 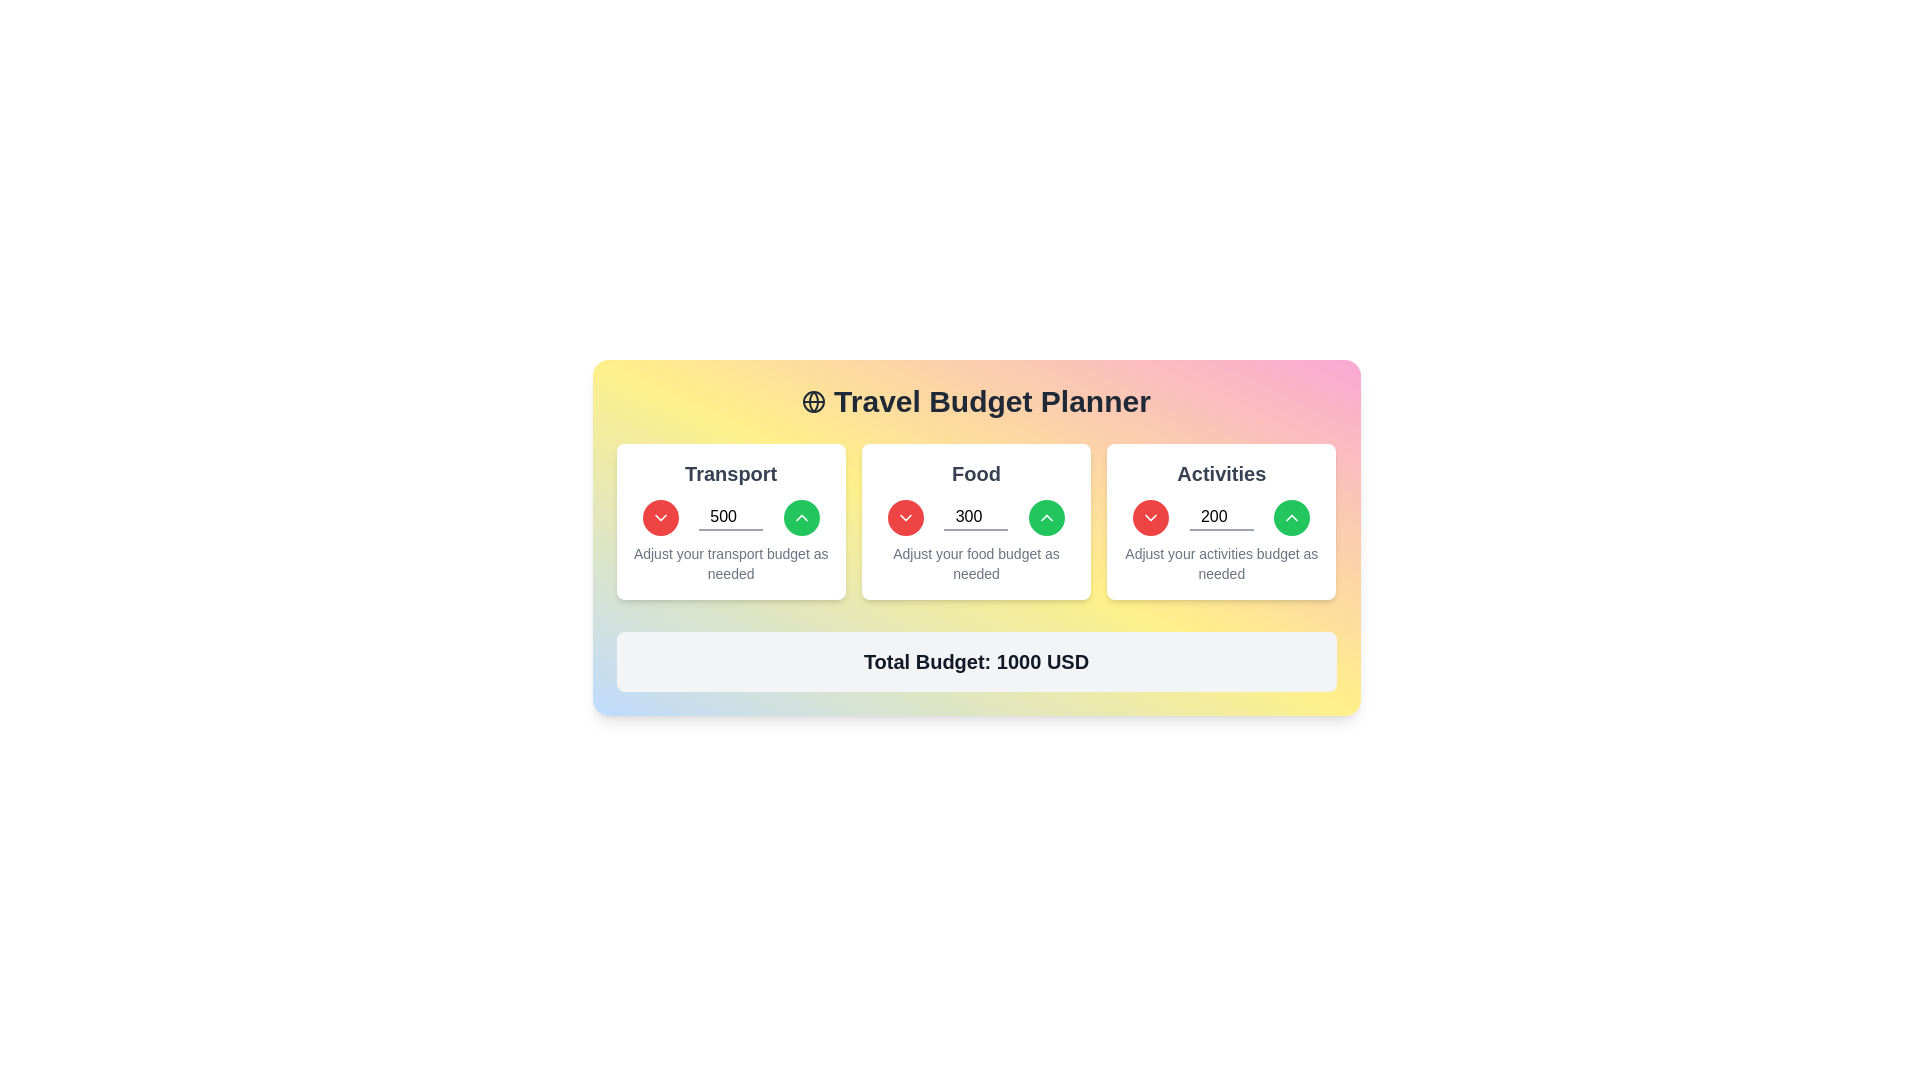 What do you see at coordinates (976, 563) in the screenshot?
I see `the static text that says 'Adjust your food budget as needed', which is styled in gray and located beneath the value input field of the 'Food' card` at bounding box center [976, 563].